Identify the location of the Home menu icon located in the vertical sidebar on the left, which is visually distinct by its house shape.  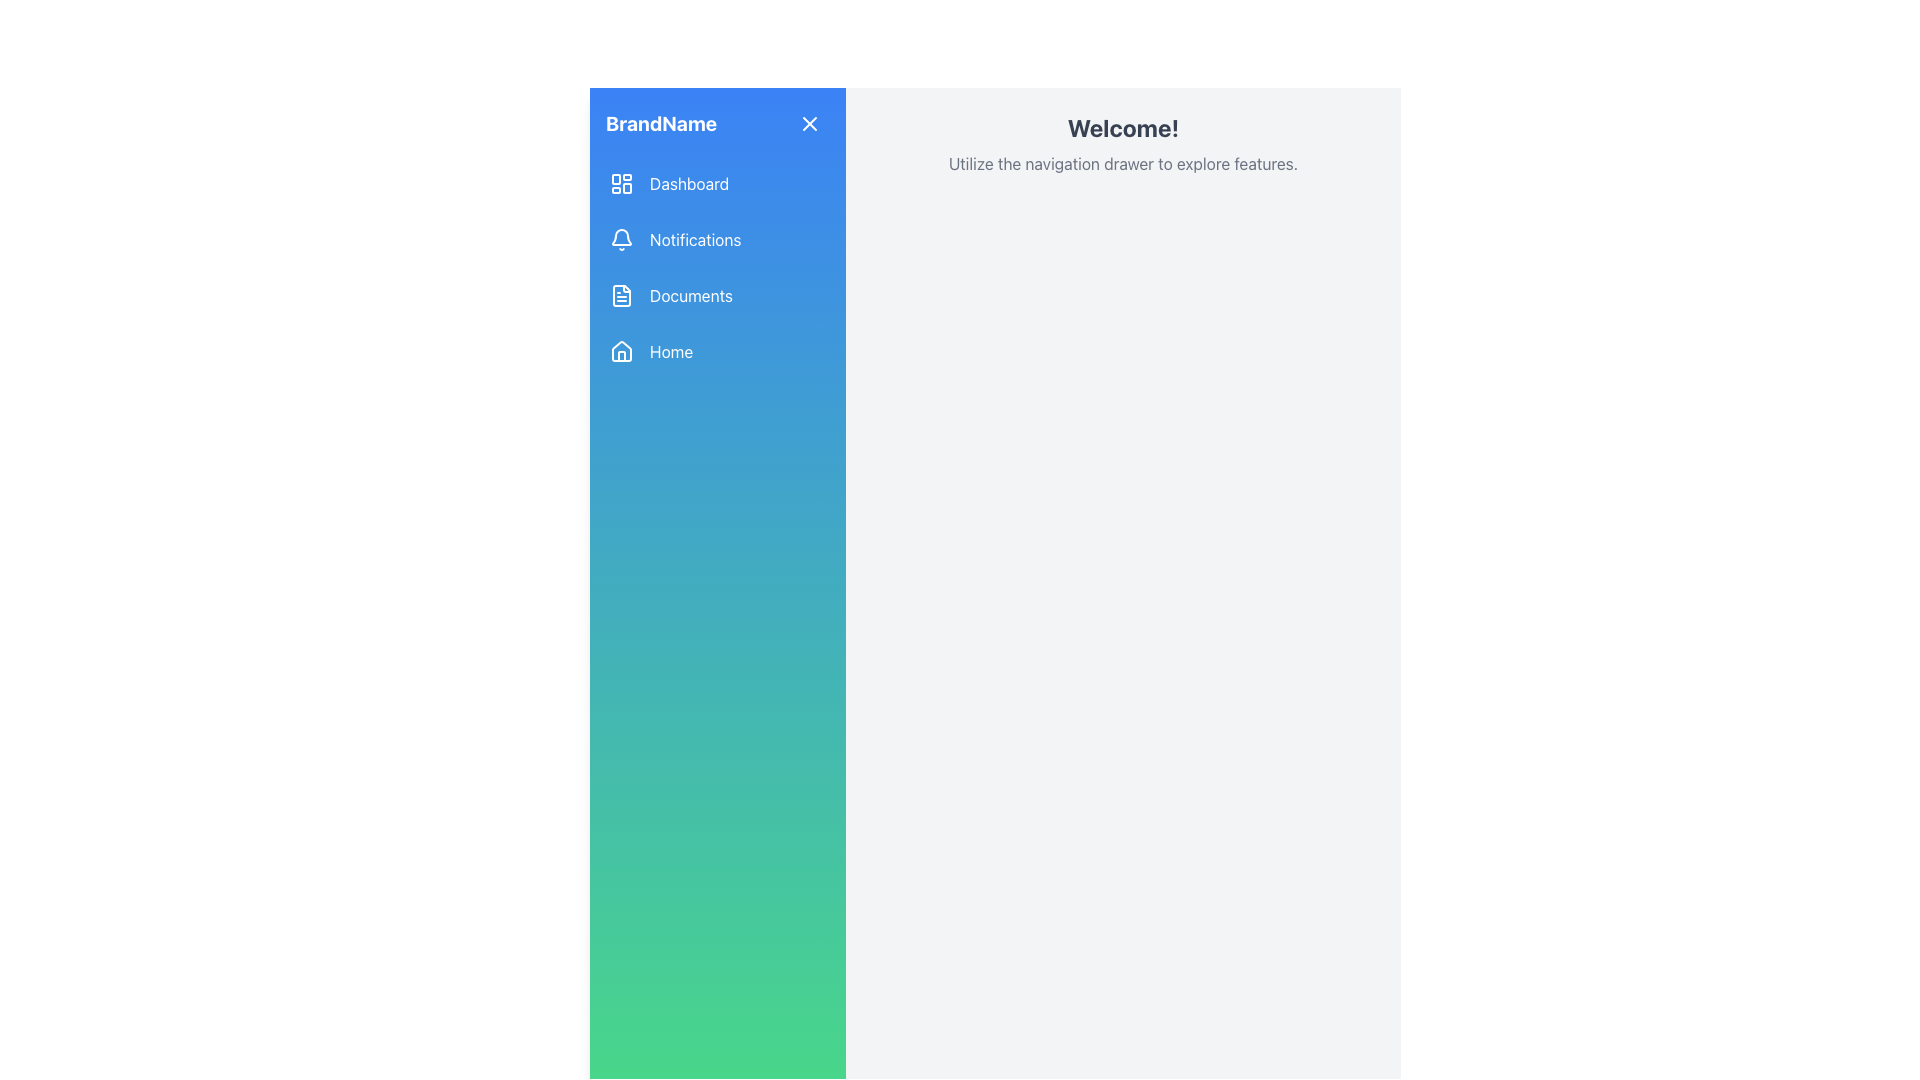
(621, 350).